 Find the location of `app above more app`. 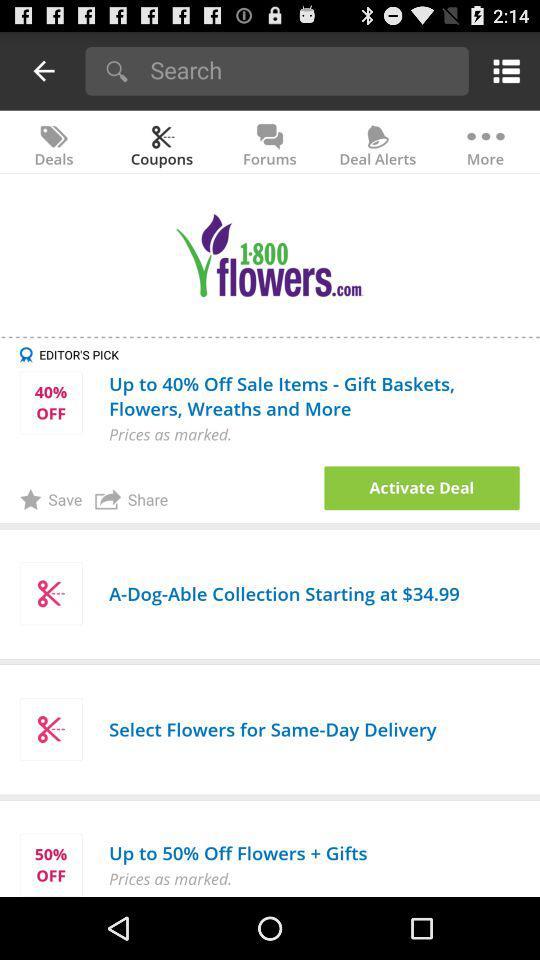

app above more app is located at coordinates (502, 70).